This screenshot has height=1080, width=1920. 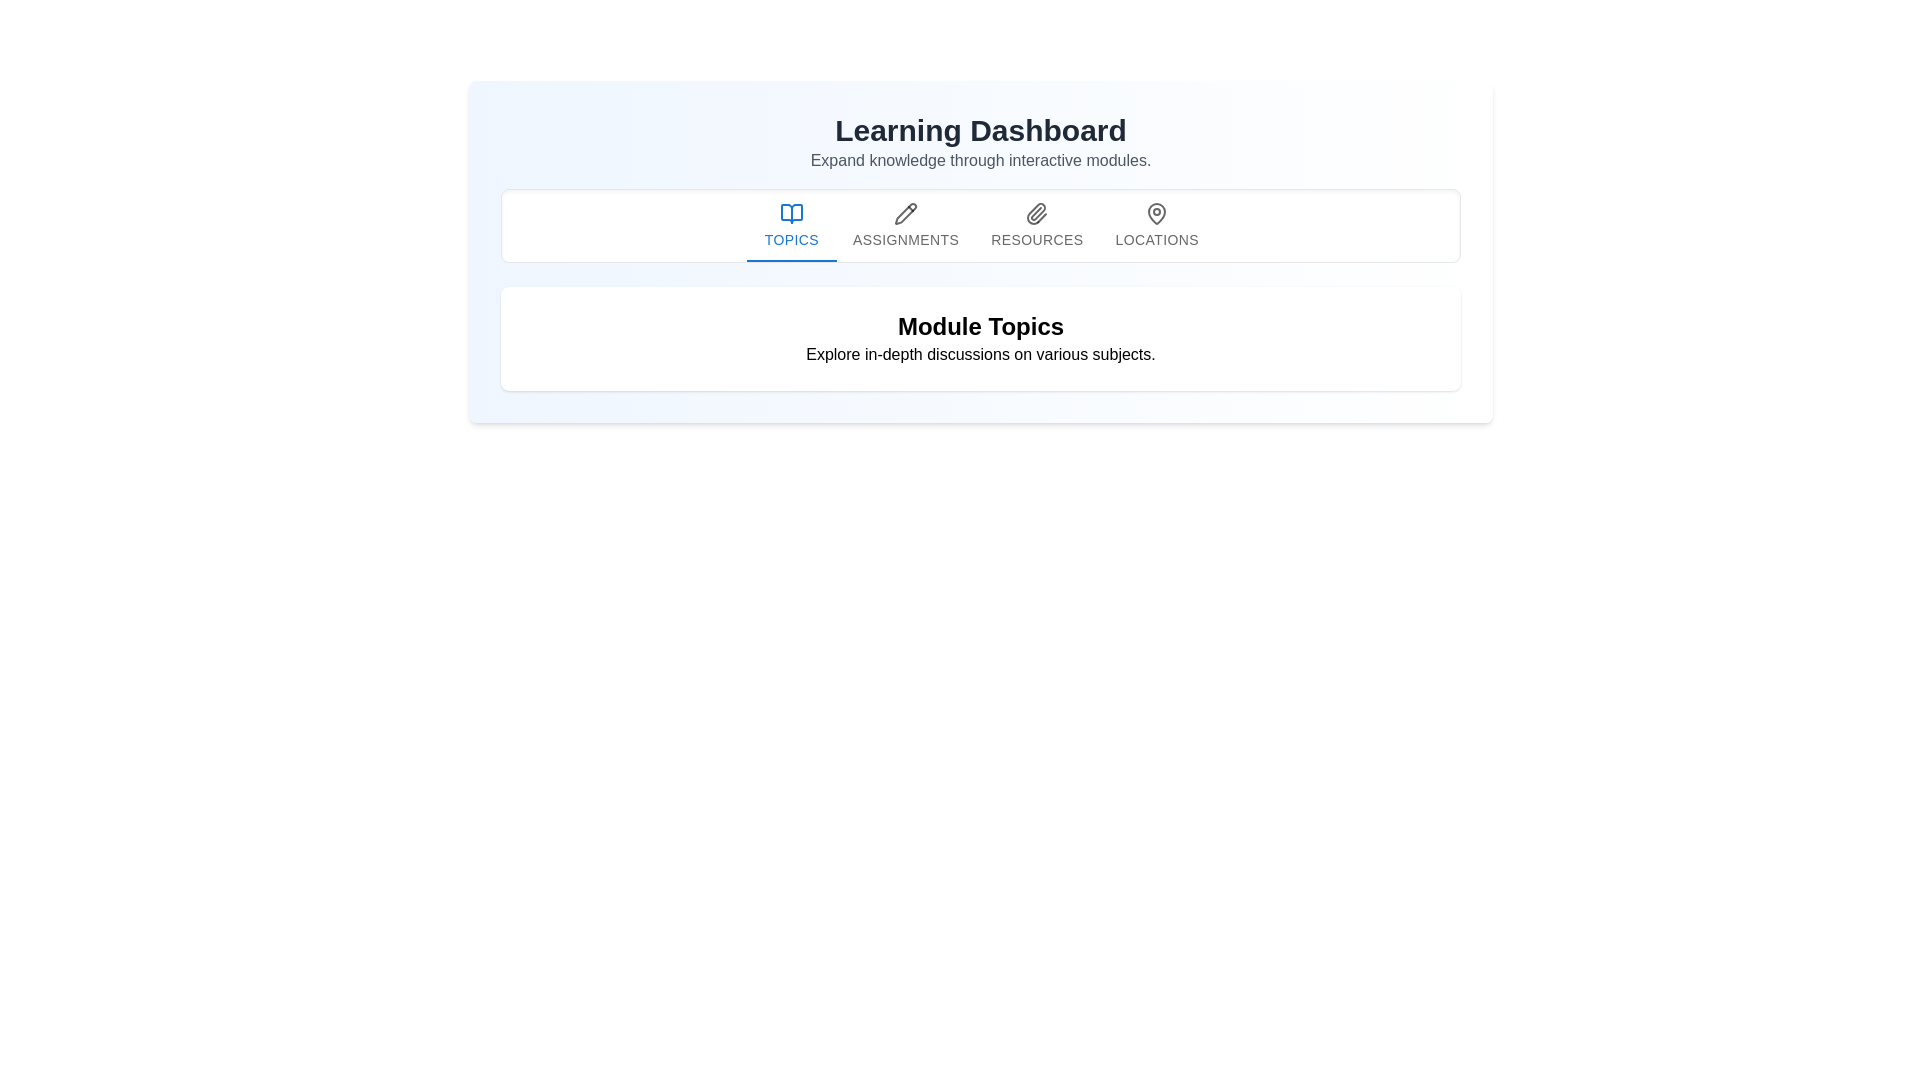 I want to click on textual content block titled 'Module Topics' with the description 'Explore in-depth discussions on various subjects.' located centrally below the 'Learning Dashboard' navigation bar, so click(x=980, y=338).